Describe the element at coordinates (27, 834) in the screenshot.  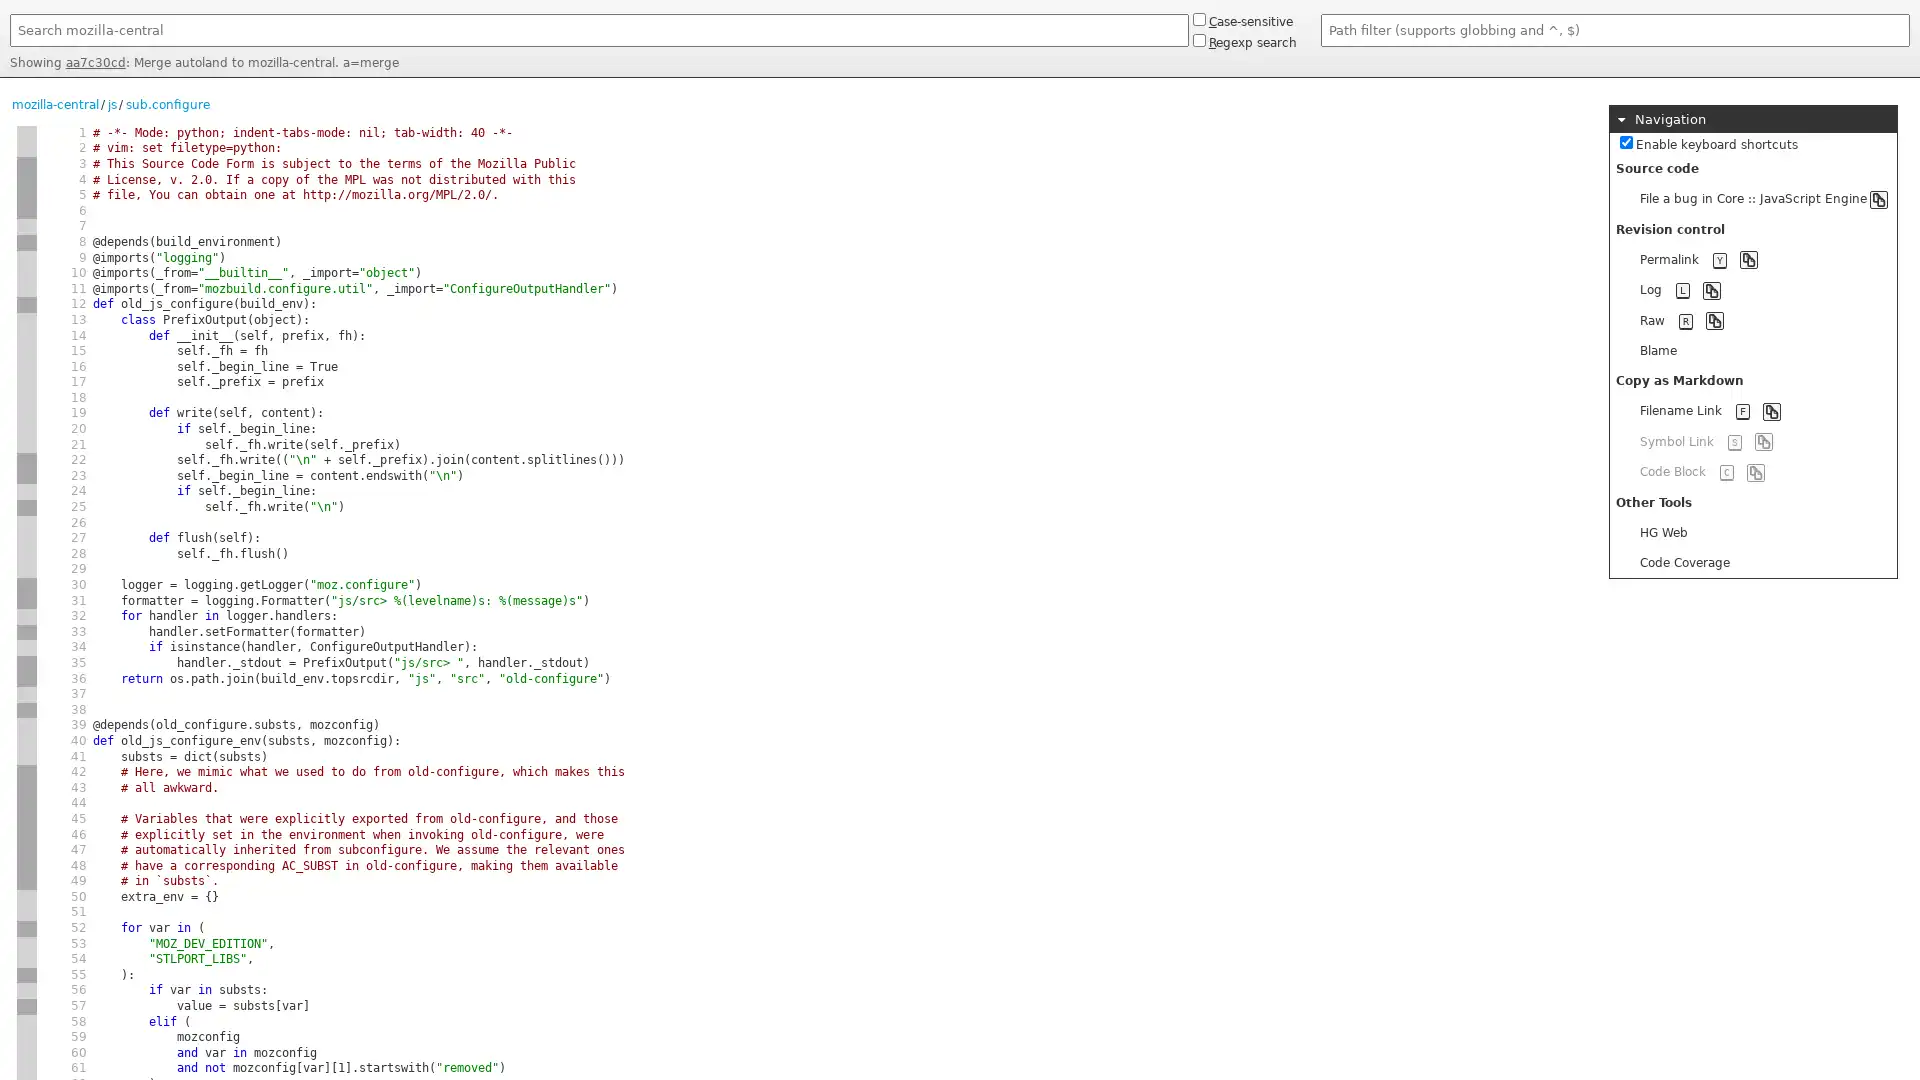
I see `same hash 2` at that location.